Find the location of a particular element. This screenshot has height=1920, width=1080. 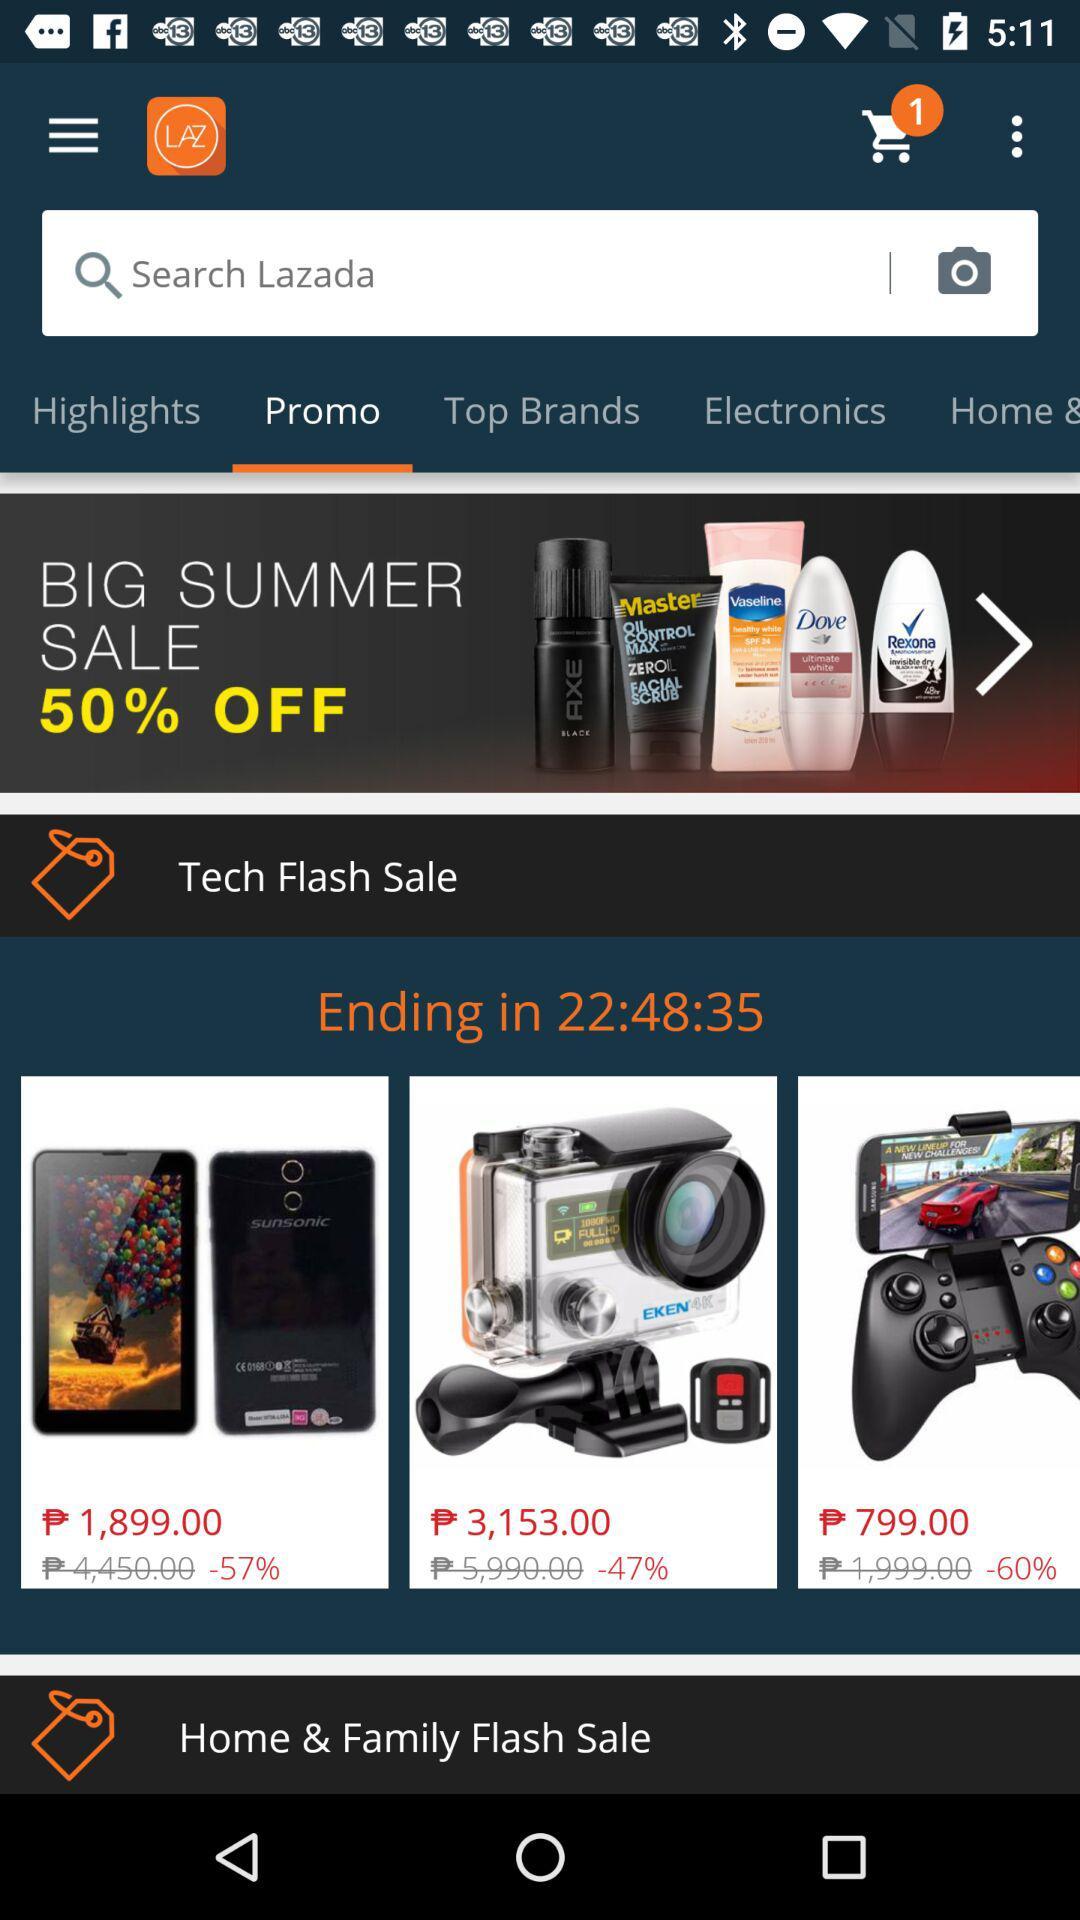

category is located at coordinates (72, 135).